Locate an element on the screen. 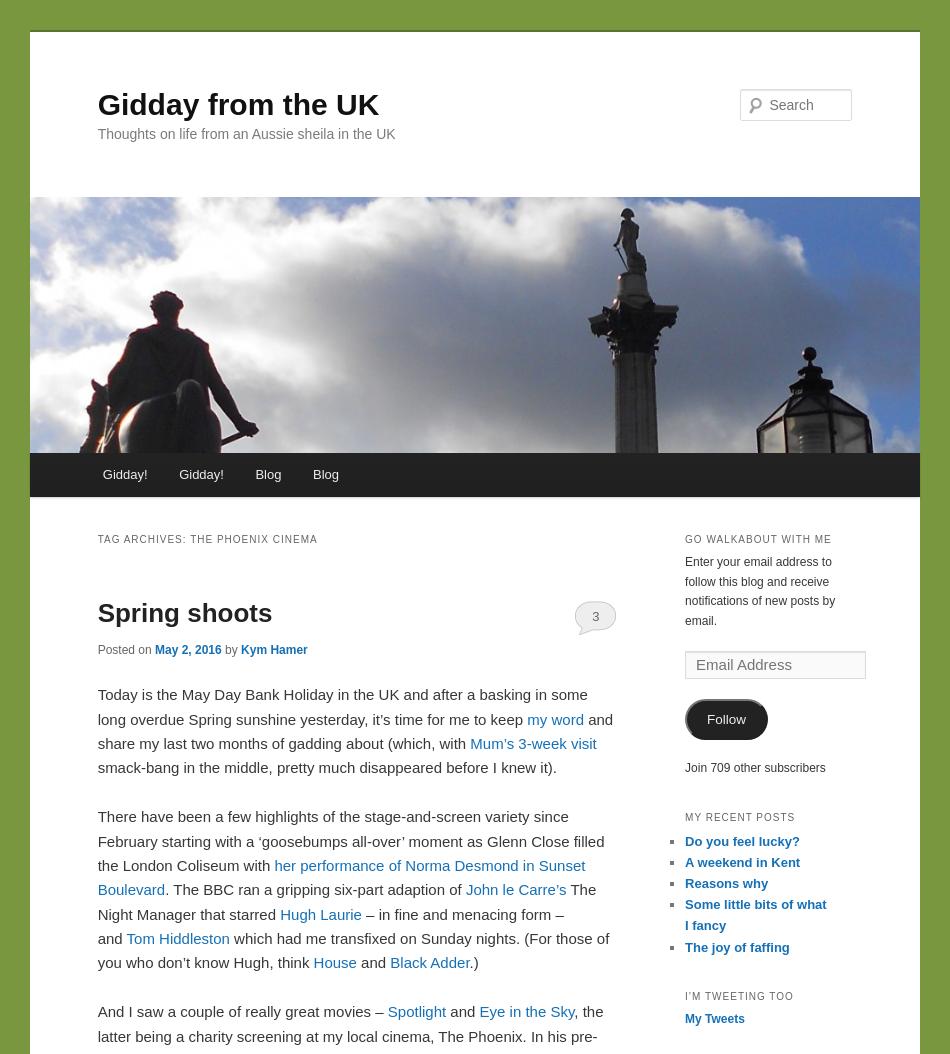 The image size is (950, 1054). 'Black Adder' is located at coordinates (388, 962).